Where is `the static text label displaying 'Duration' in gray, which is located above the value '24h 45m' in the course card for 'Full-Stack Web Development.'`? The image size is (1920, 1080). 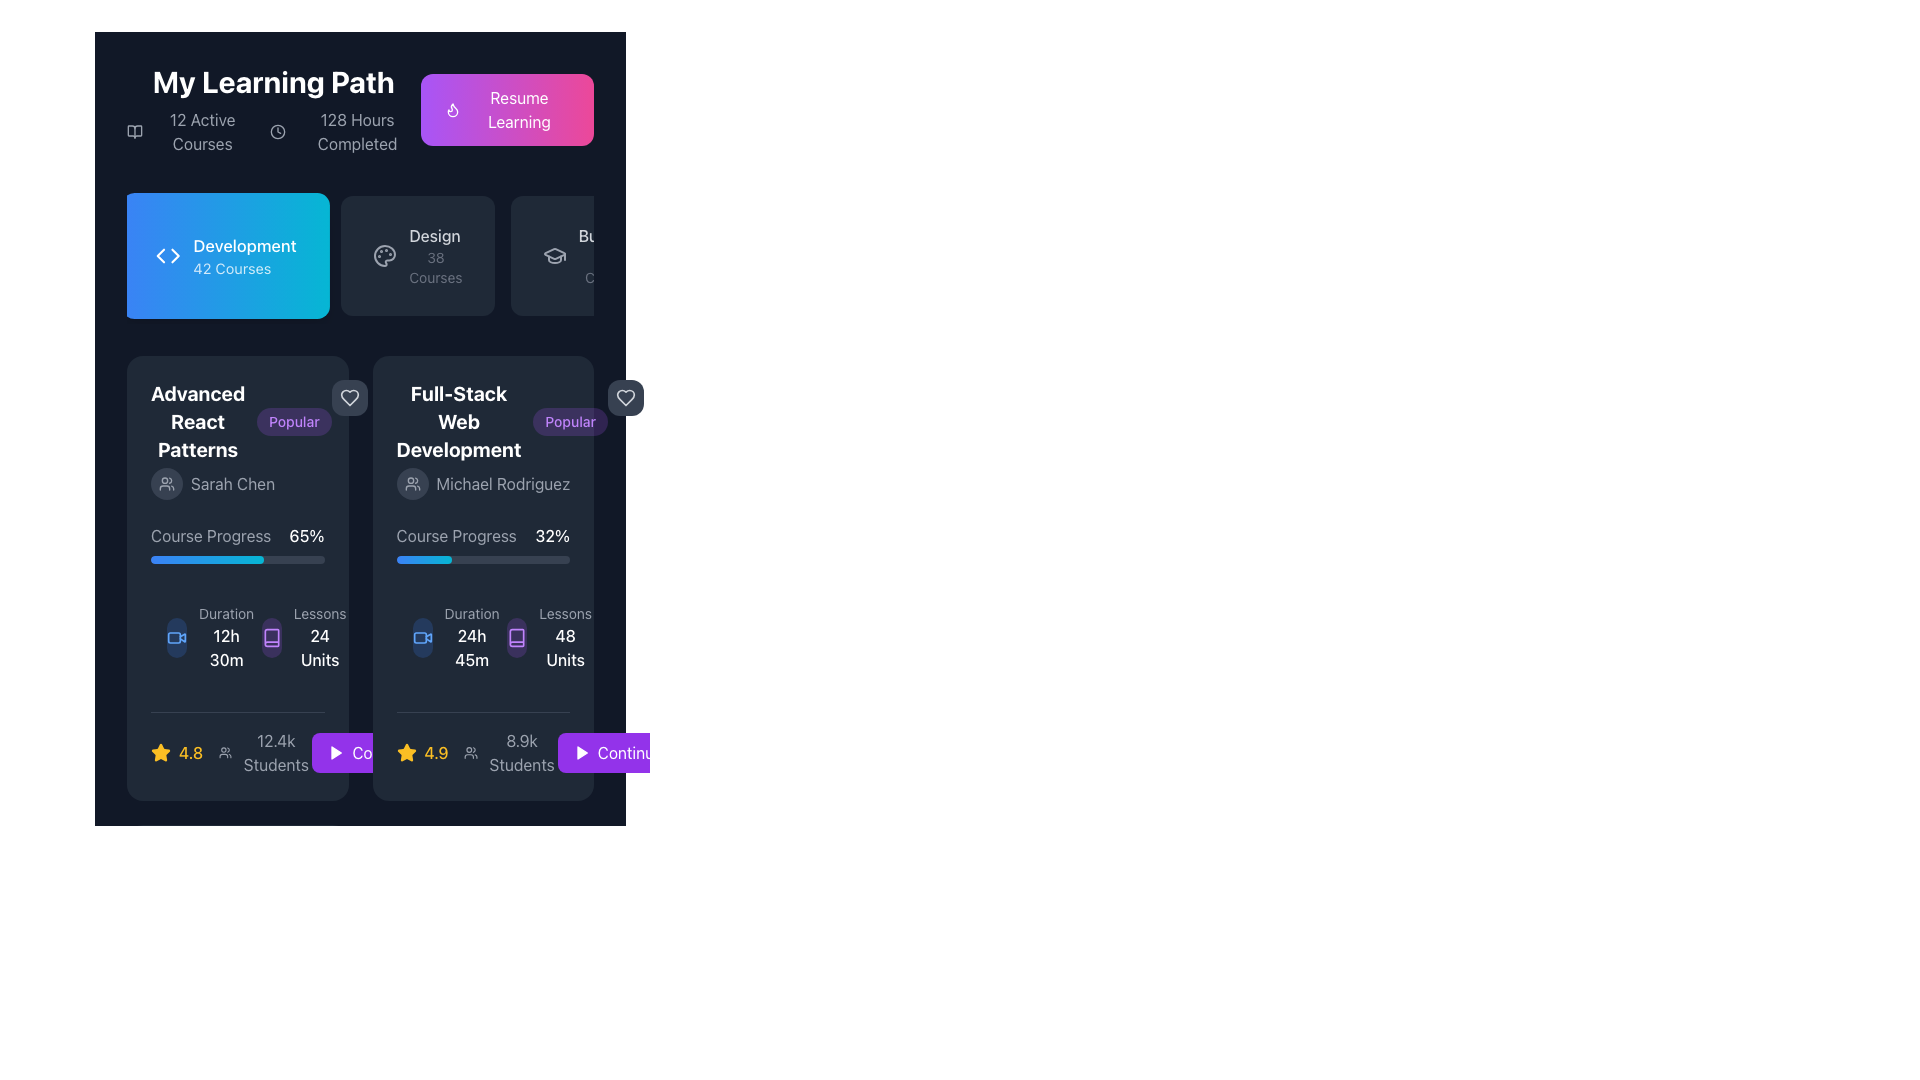 the static text label displaying 'Duration' in gray, which is located above the value '24h 45m' in the course card for 'Full-Stack Web Development.' is located at coordinates (471, 612).